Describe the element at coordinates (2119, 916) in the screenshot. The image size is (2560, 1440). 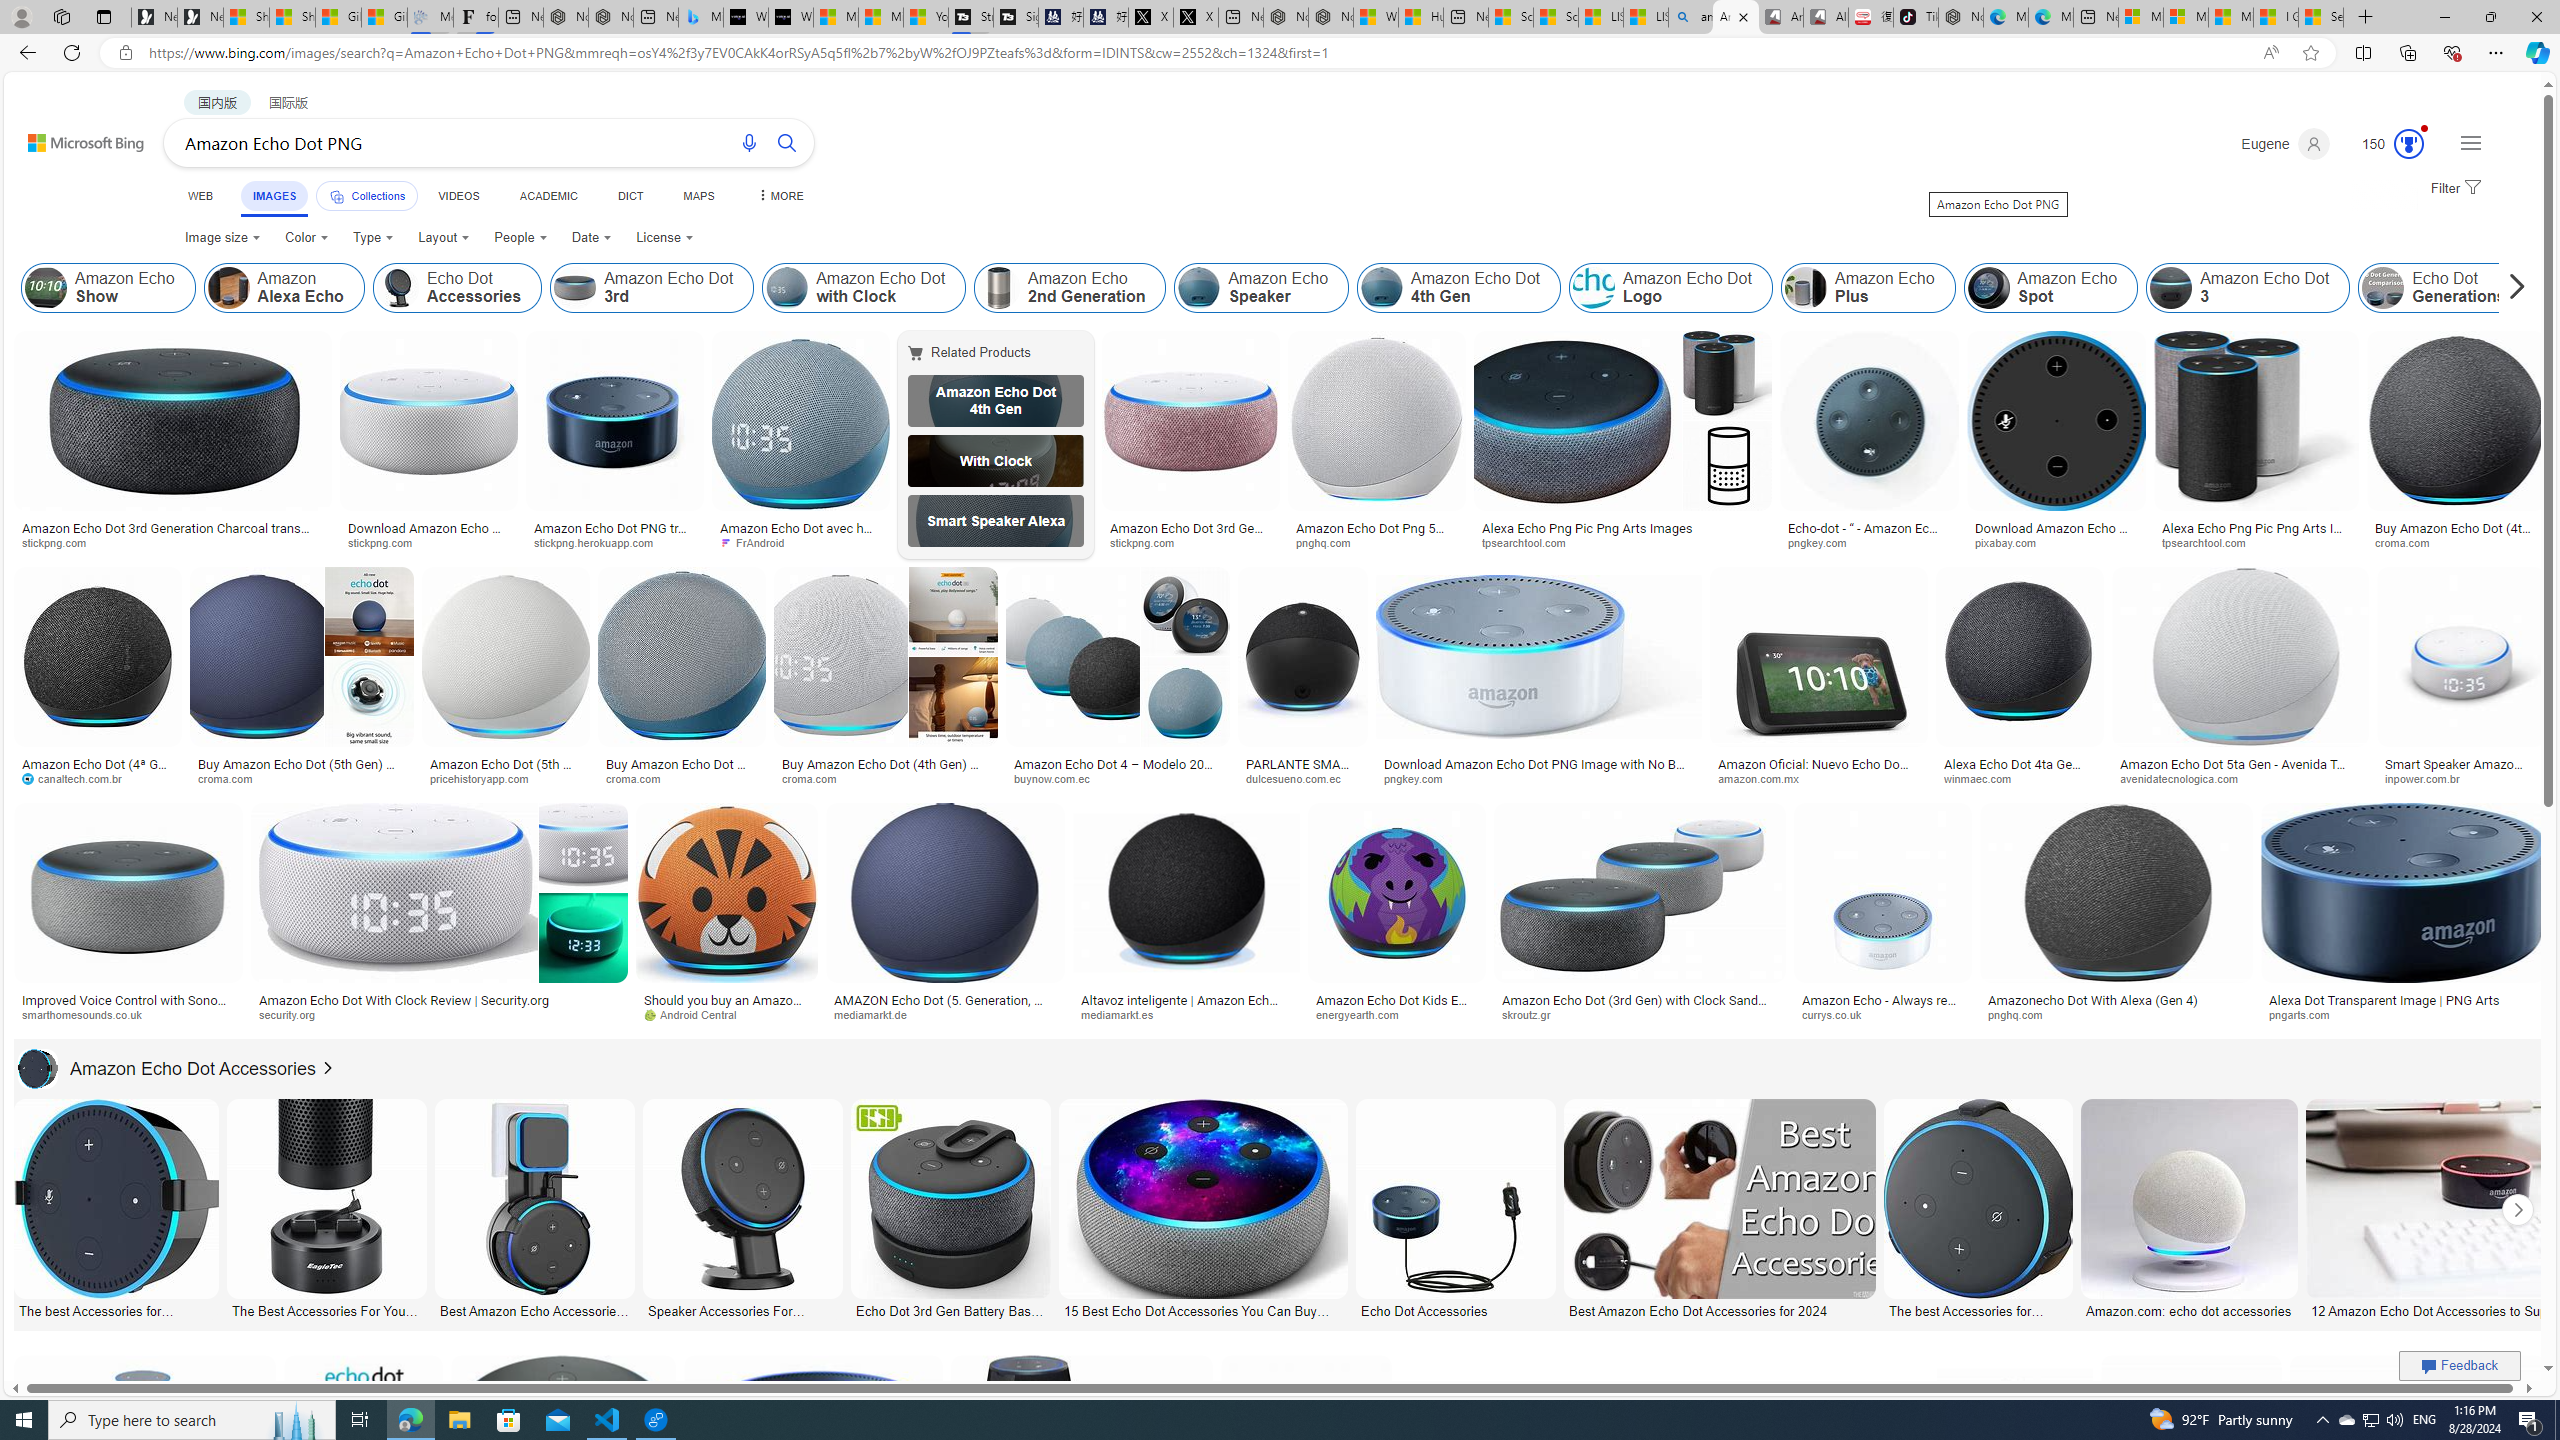
I see `'Amazonecho Dot With Alexa (Gen 4)pnghq.comSave'` at that location.